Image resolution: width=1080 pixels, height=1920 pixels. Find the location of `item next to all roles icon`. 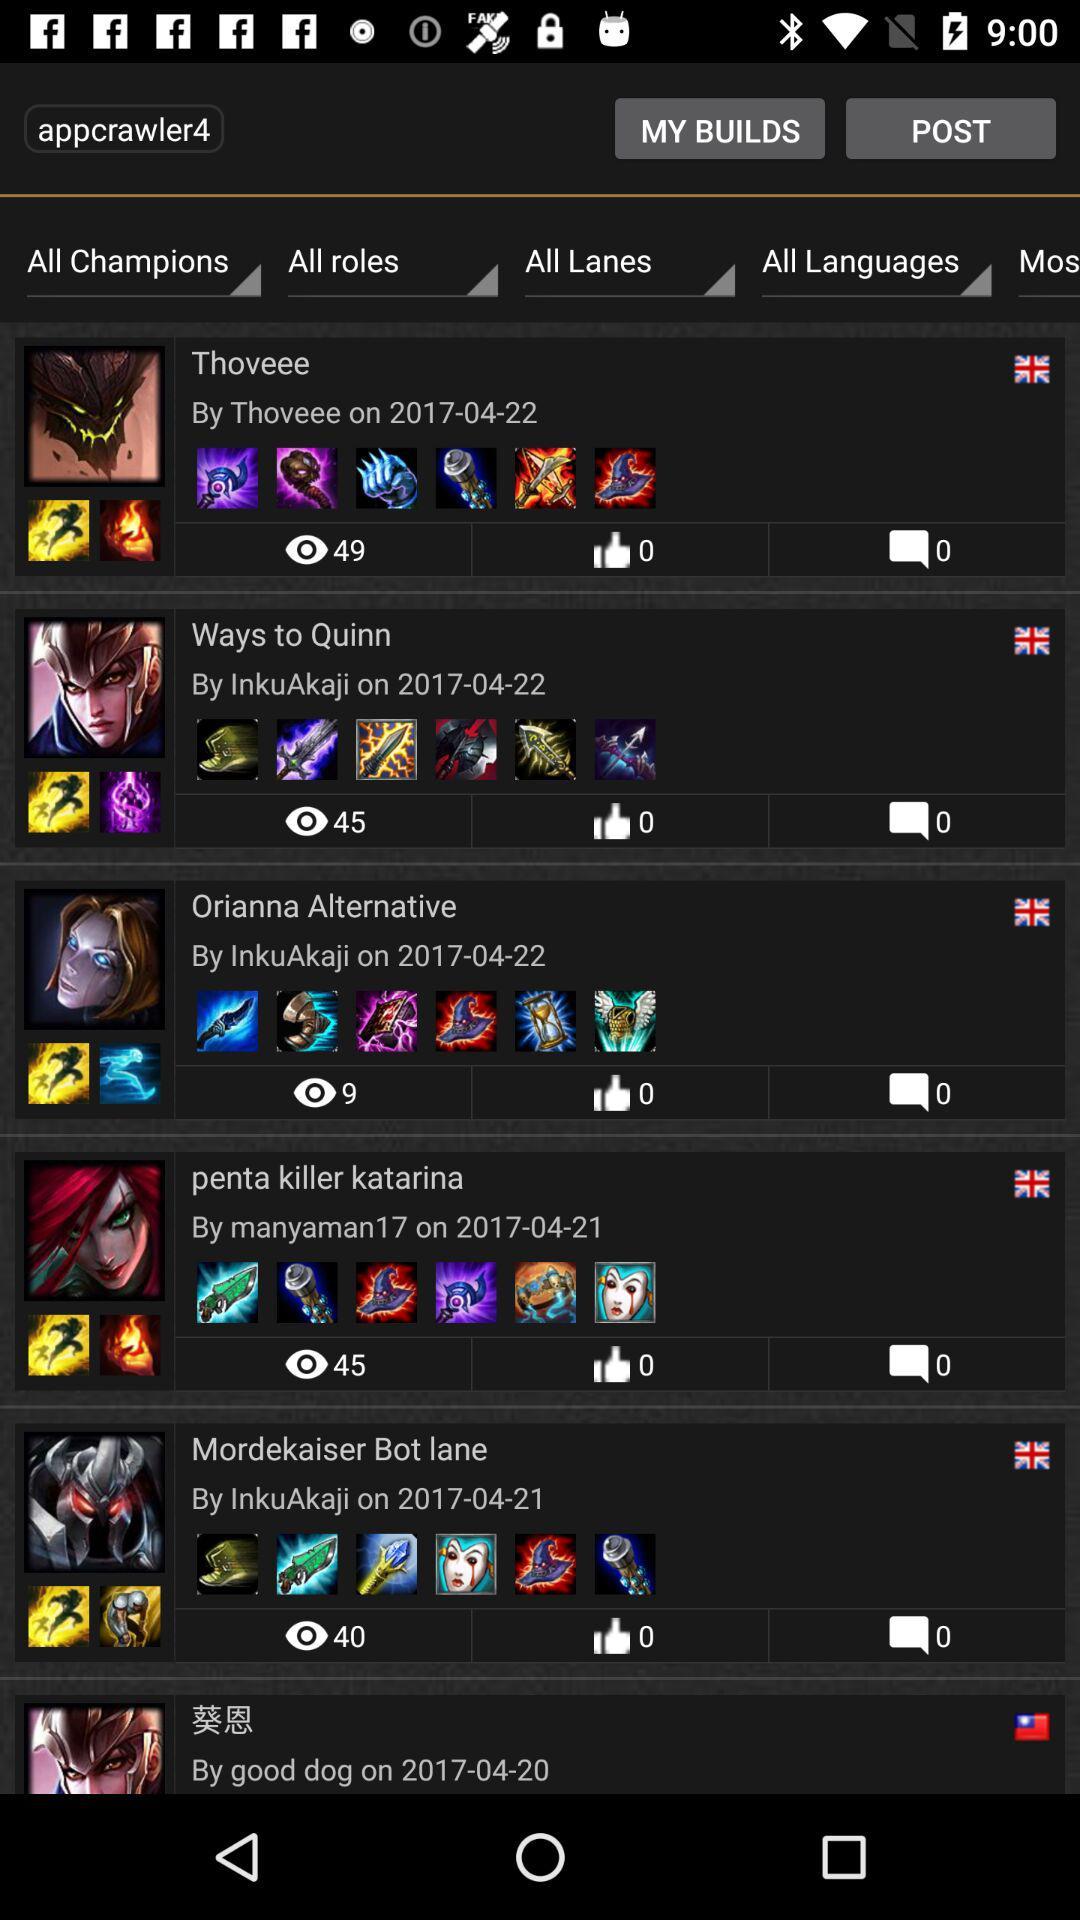

item next to all roles icon is located at coordinates (142, 260).